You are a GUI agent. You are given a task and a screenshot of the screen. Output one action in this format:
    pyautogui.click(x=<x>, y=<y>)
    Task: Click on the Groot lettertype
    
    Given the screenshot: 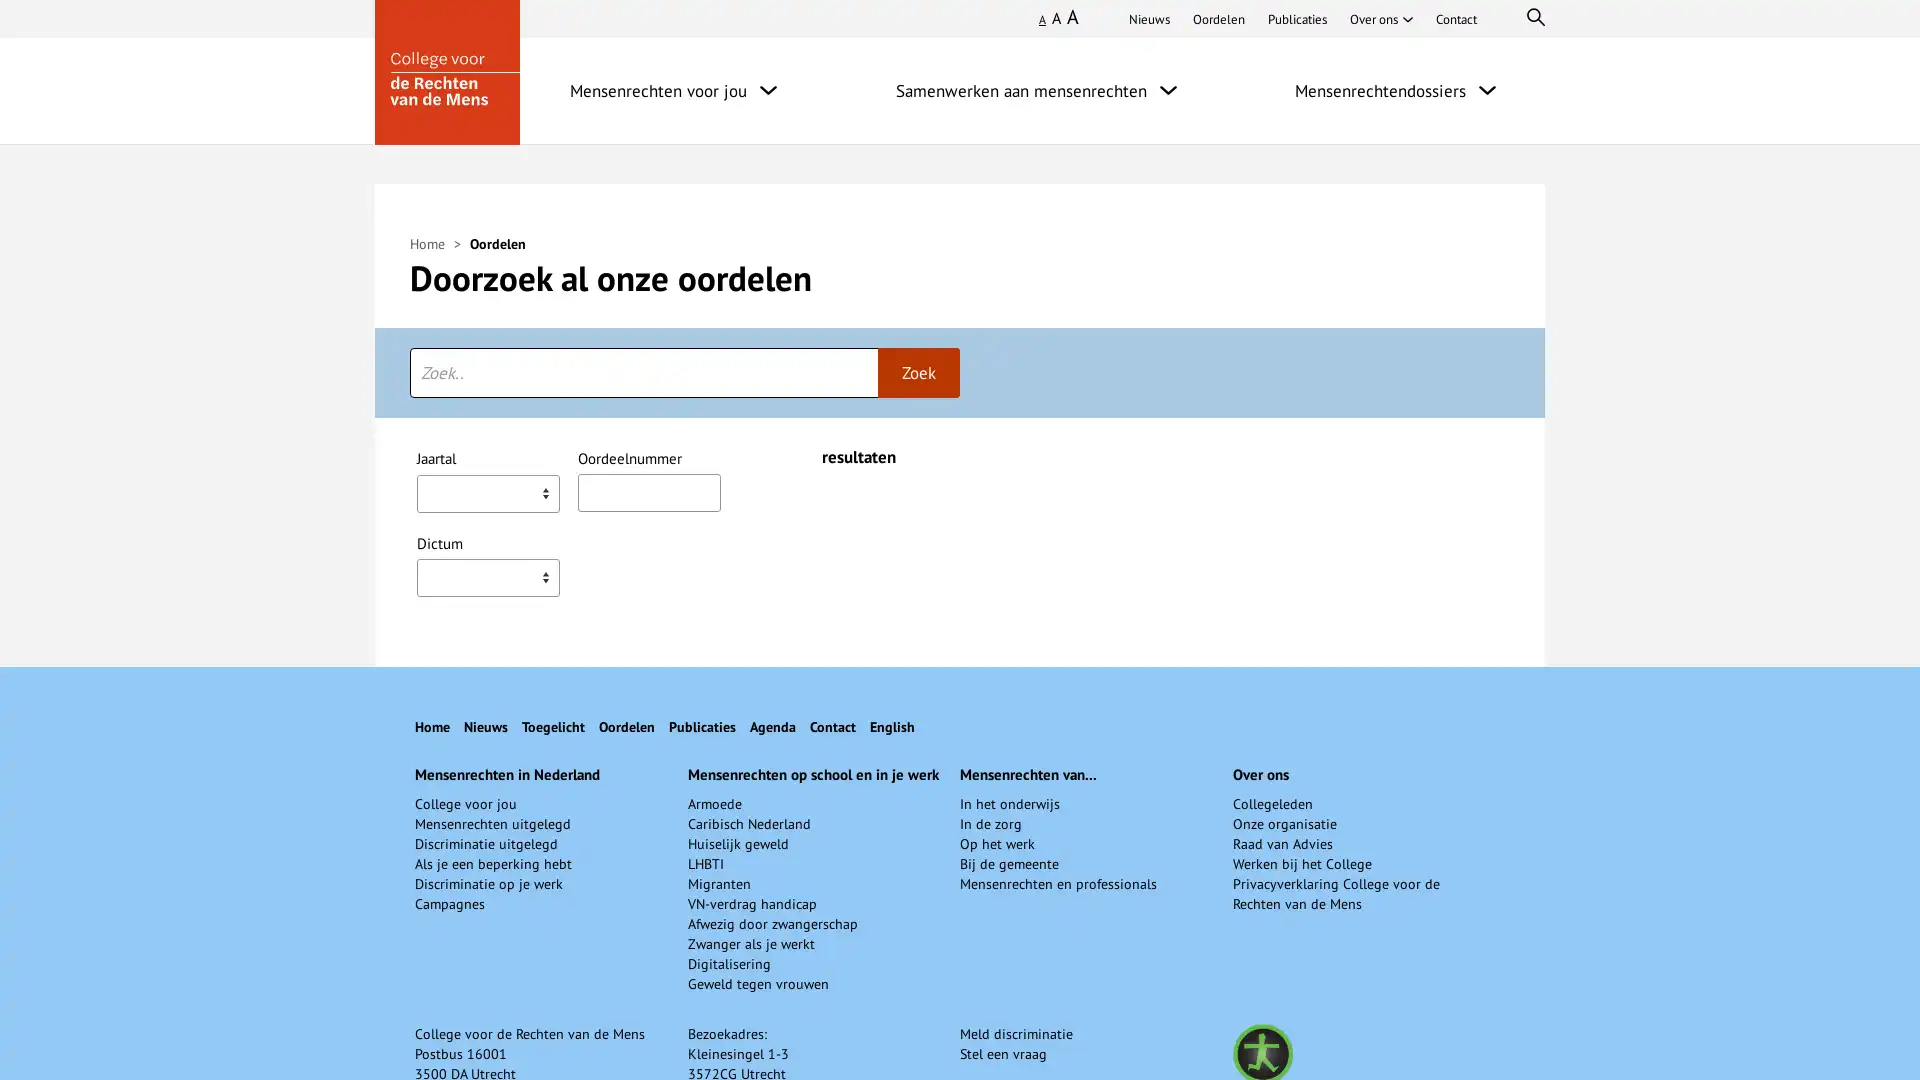 What is the action you would take?
    pyautogui.click(x=1072, y=16)
    